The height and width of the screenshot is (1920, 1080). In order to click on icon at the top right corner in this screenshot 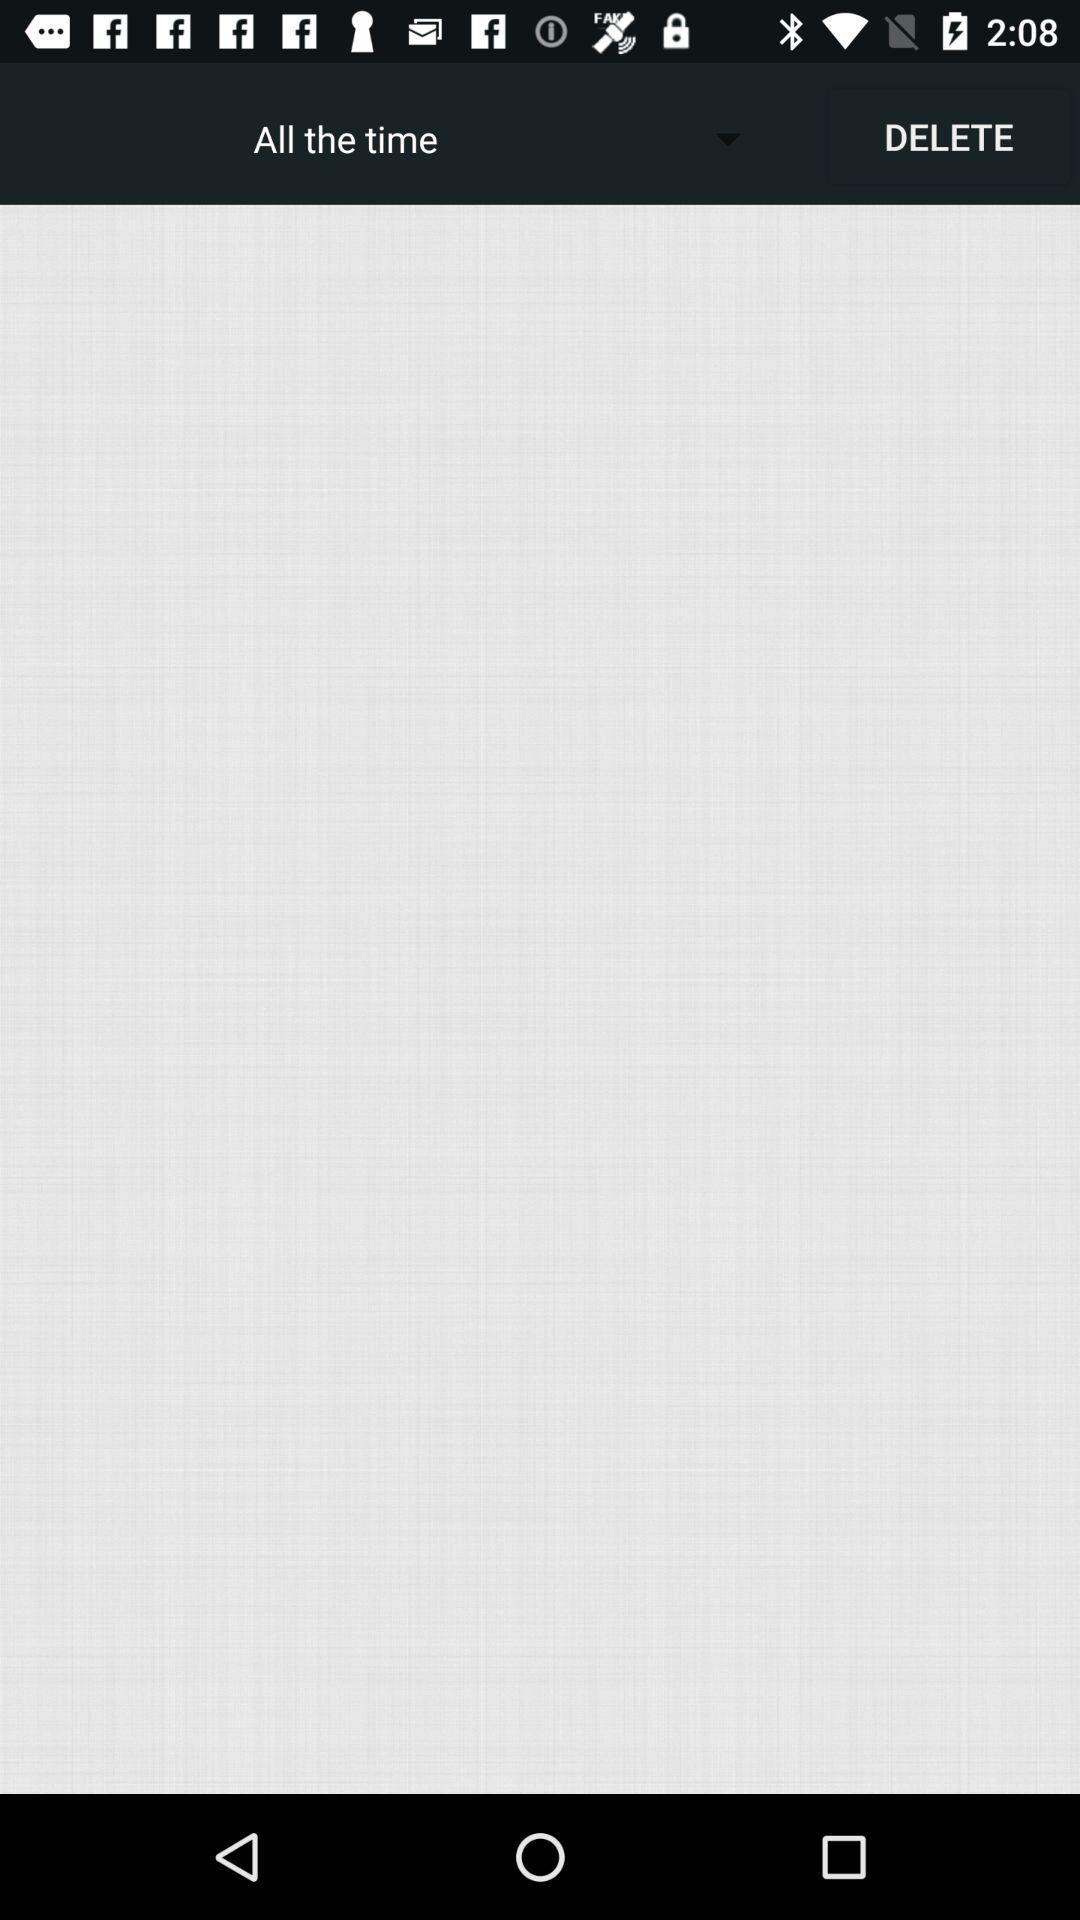, I will do `click(947, 135)`.